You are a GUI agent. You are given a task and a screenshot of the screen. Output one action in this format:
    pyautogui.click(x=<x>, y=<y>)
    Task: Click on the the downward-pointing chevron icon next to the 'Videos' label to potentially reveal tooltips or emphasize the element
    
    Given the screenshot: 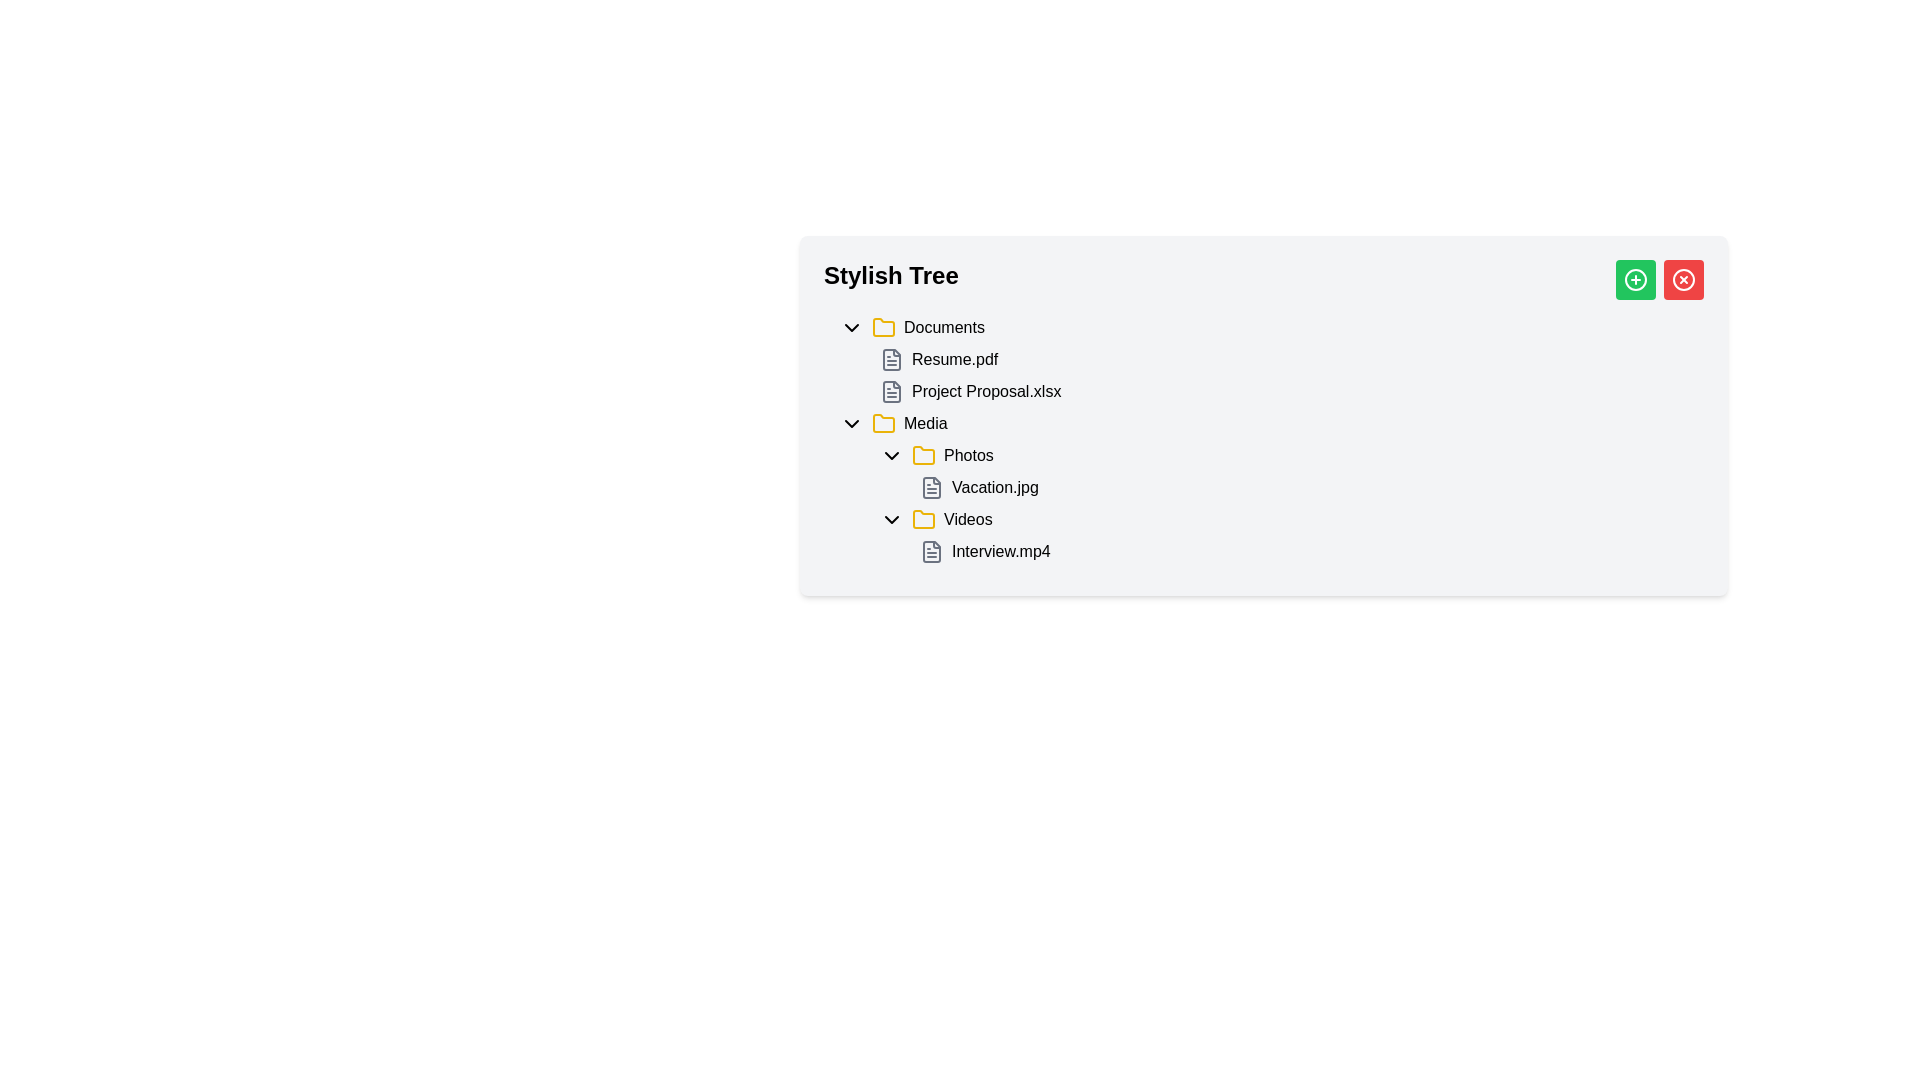 What is the action you would take?
    pyautogui.click(x=891, y=519)
    